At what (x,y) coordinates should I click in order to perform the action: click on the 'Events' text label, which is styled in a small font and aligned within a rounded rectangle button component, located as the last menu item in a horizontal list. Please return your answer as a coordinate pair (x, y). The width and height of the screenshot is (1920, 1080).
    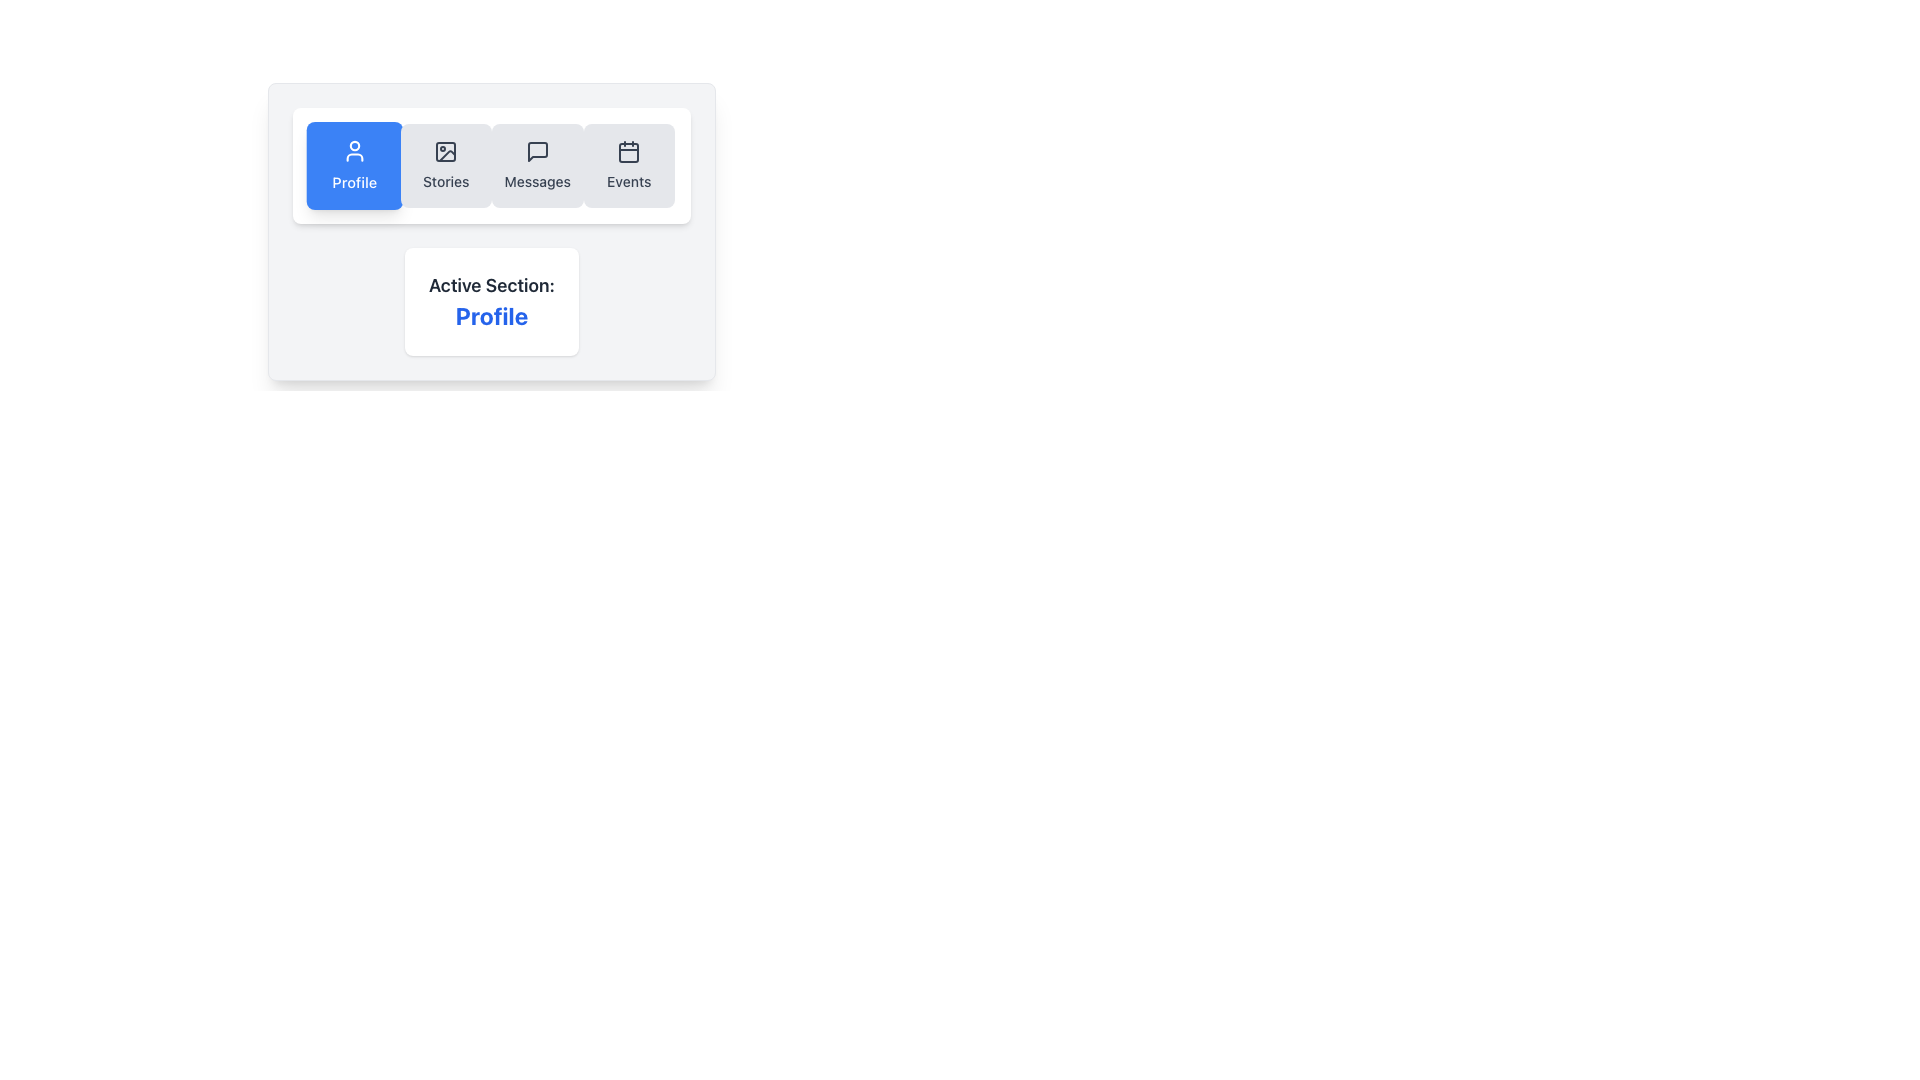
    Looking at the image, I should click on (628, 181).